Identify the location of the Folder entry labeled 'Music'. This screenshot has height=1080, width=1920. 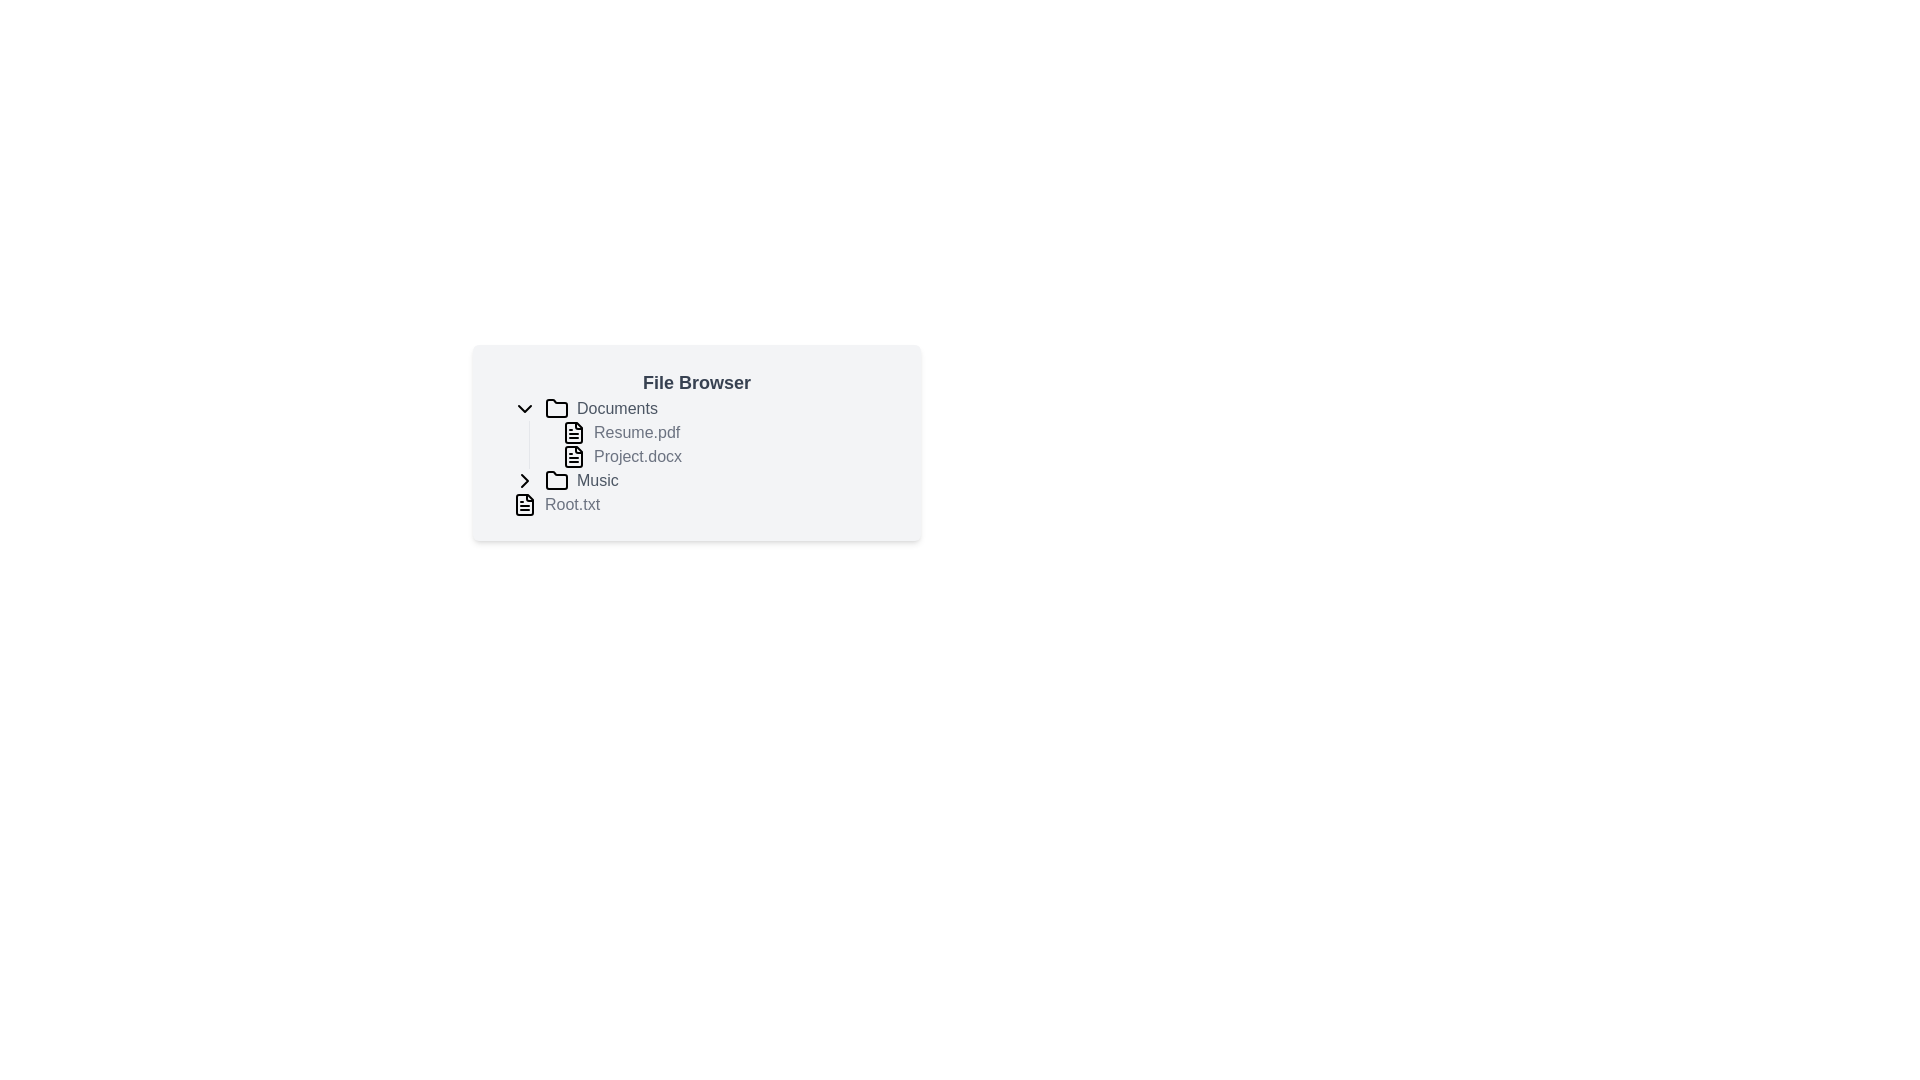
(696, 481).